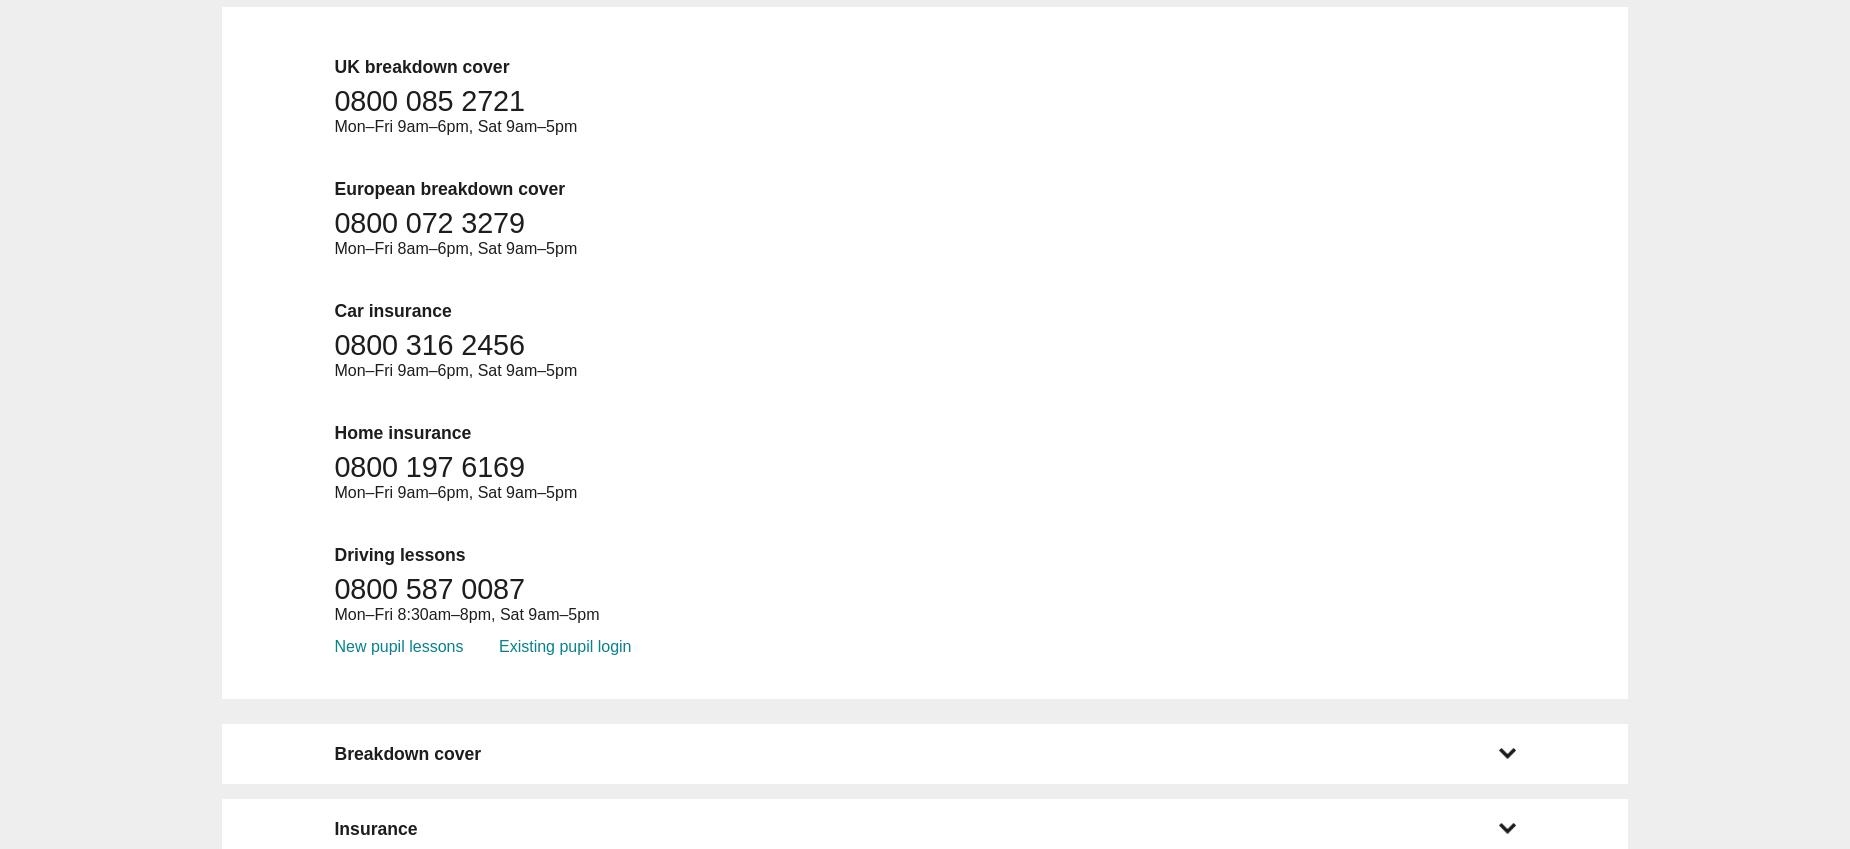 Image resolution: width=1850 pixels, height=849 pixels. I want to click on 'Insurance', so click(374, 828).